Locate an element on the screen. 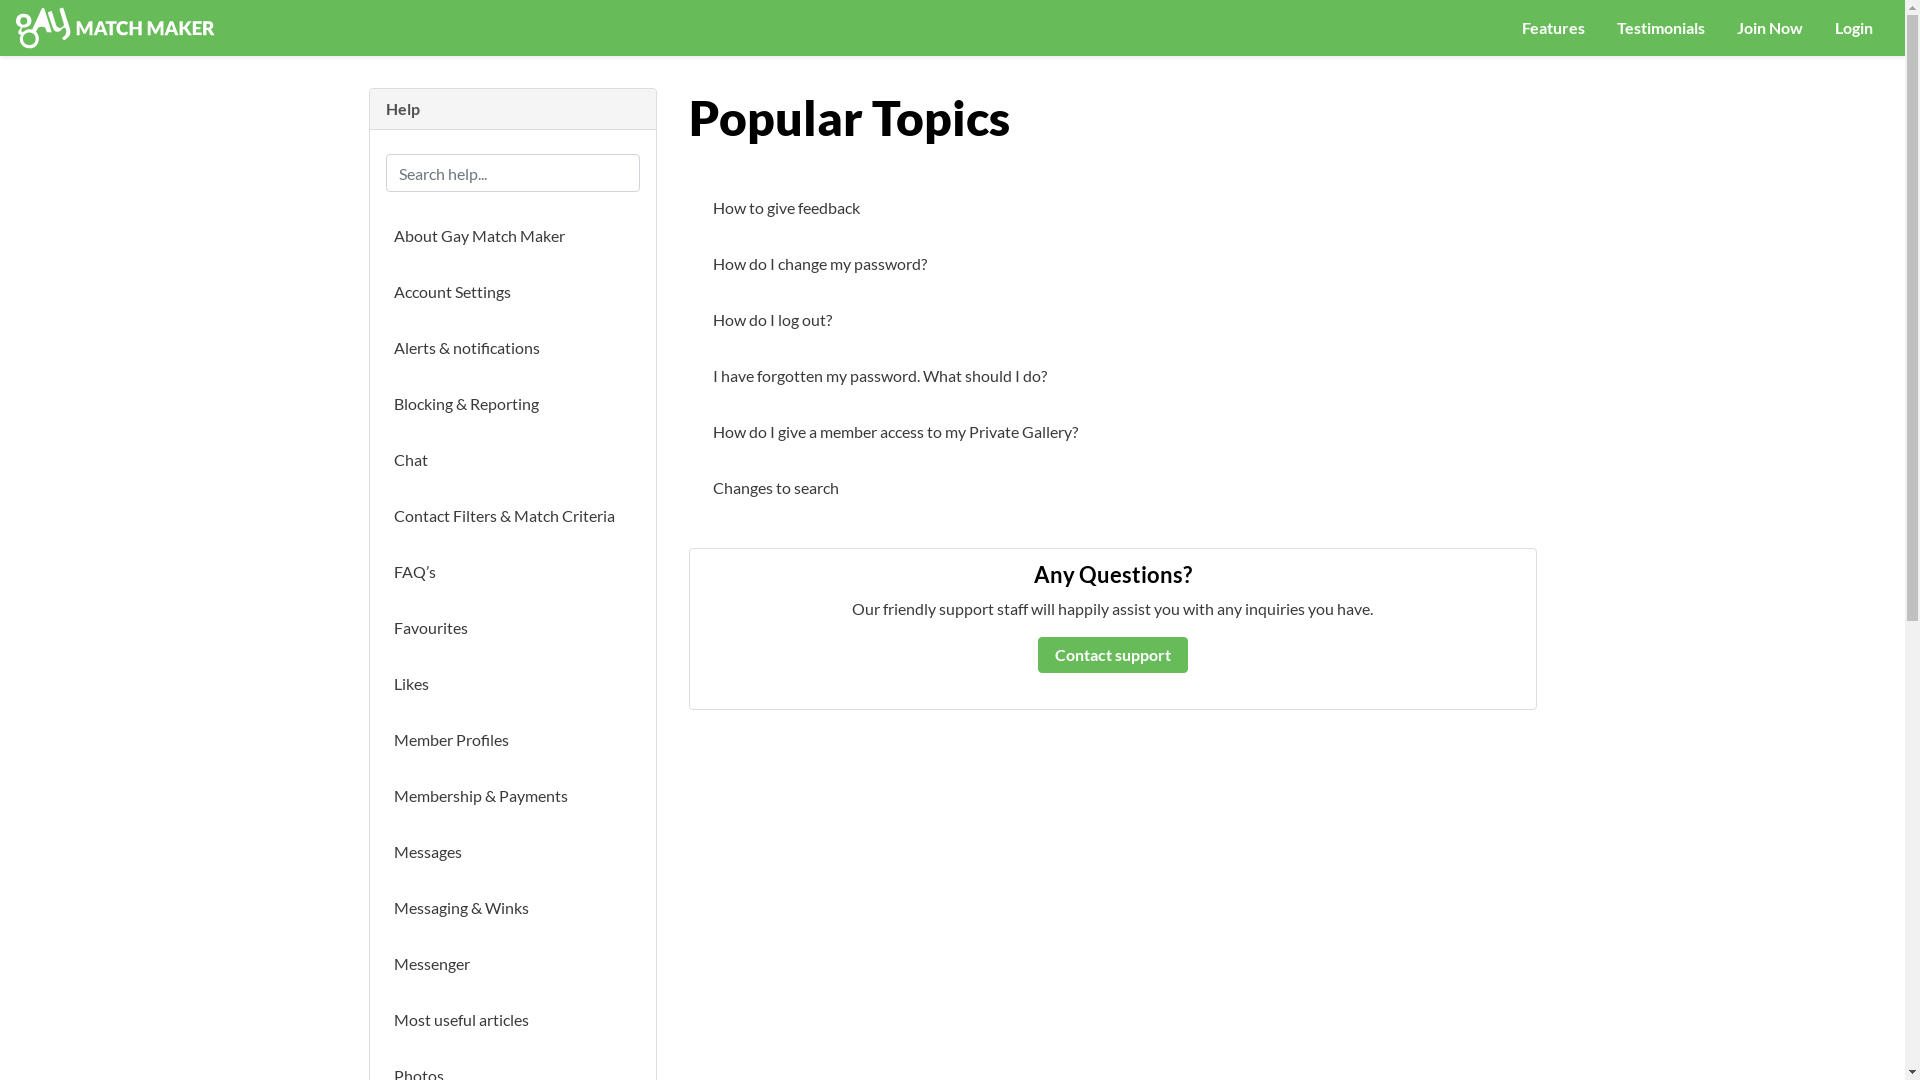 The height and width of the screenshot is (1080, 1920). 'Membership & Payments' is located at coordinates (513, 794).